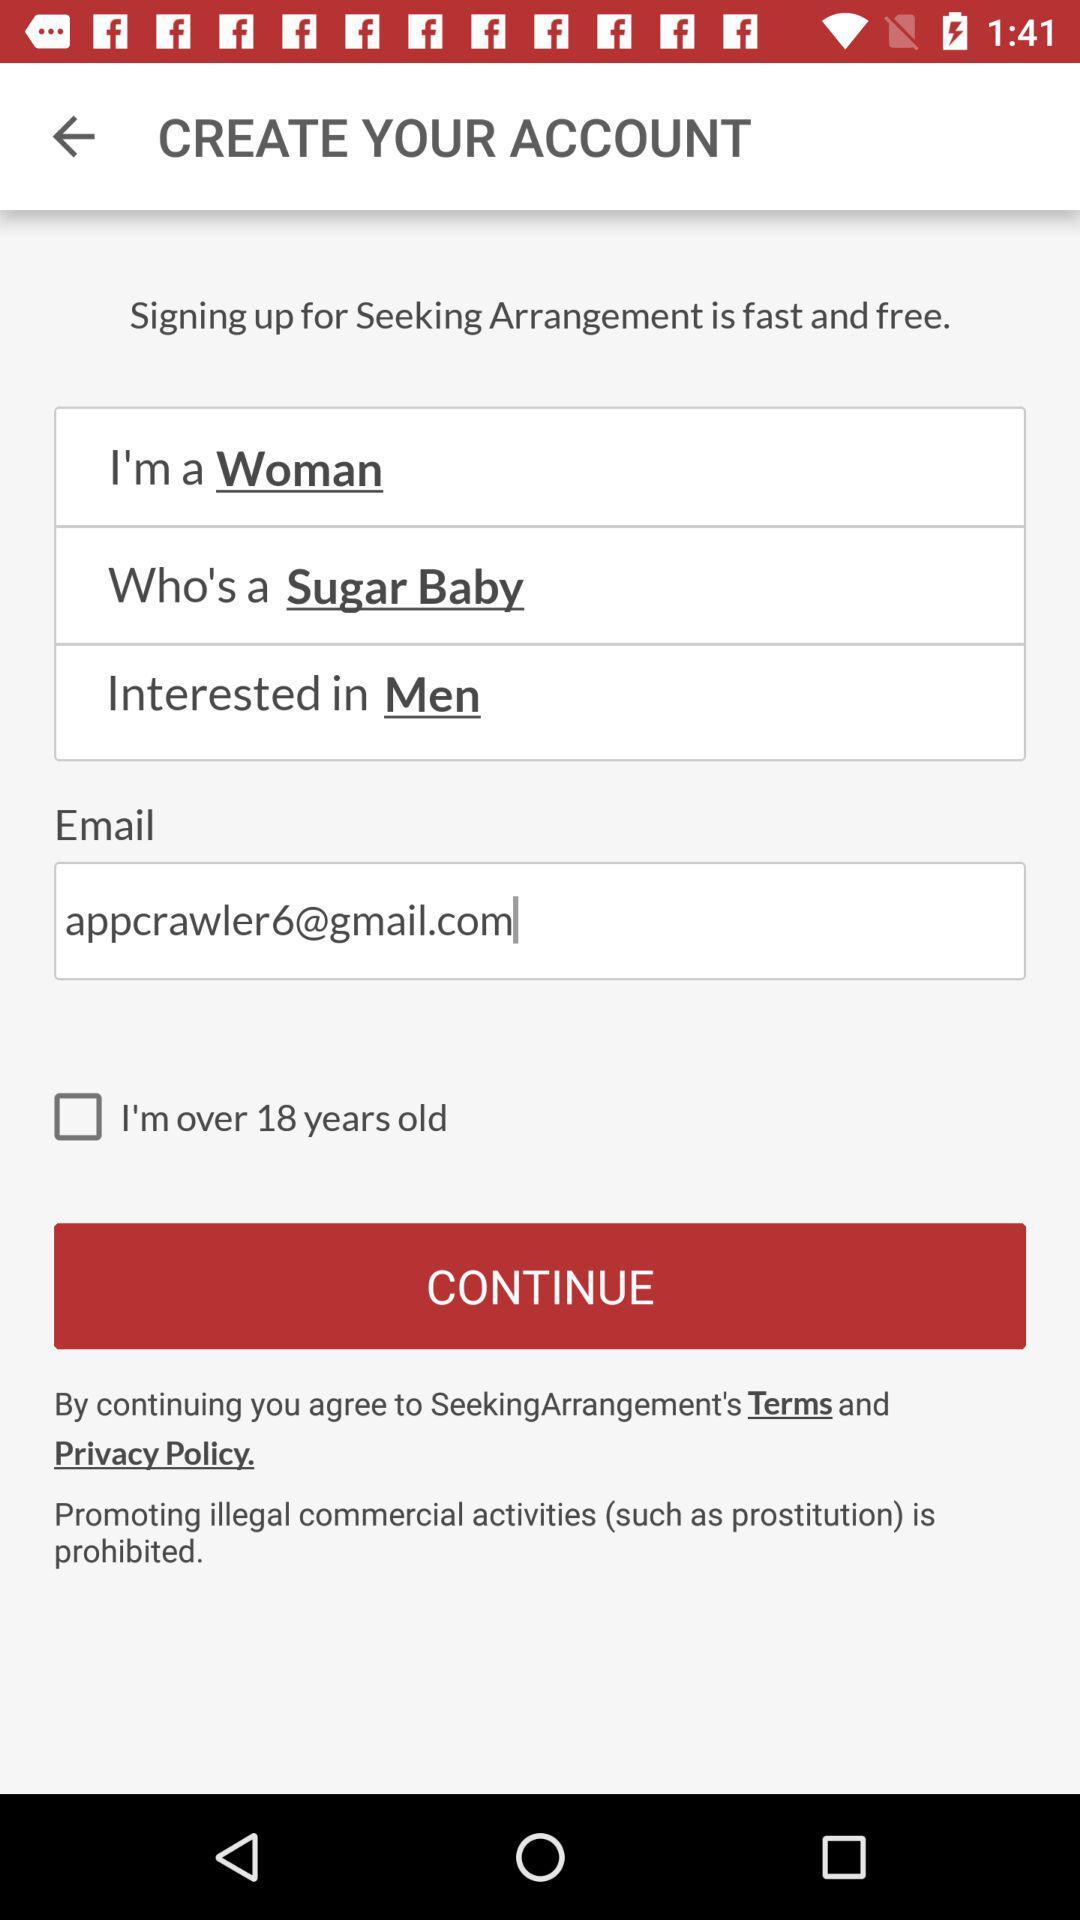 This screenshot has width=1080, height=1920. Describe the element at coordinates (72, 135) in the screenshot. I see `the icon to the left of the create your account app` at that location.